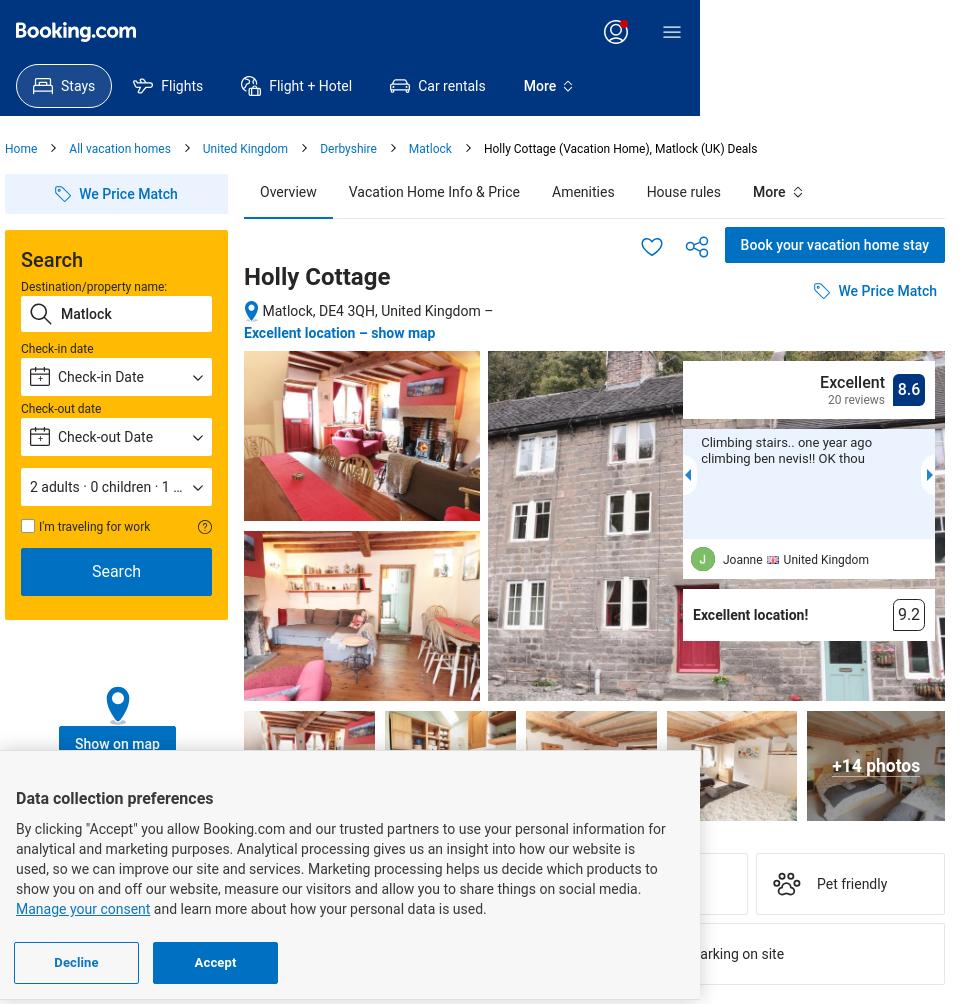  I want to click on 'Free WiFi', so click(94, 953).